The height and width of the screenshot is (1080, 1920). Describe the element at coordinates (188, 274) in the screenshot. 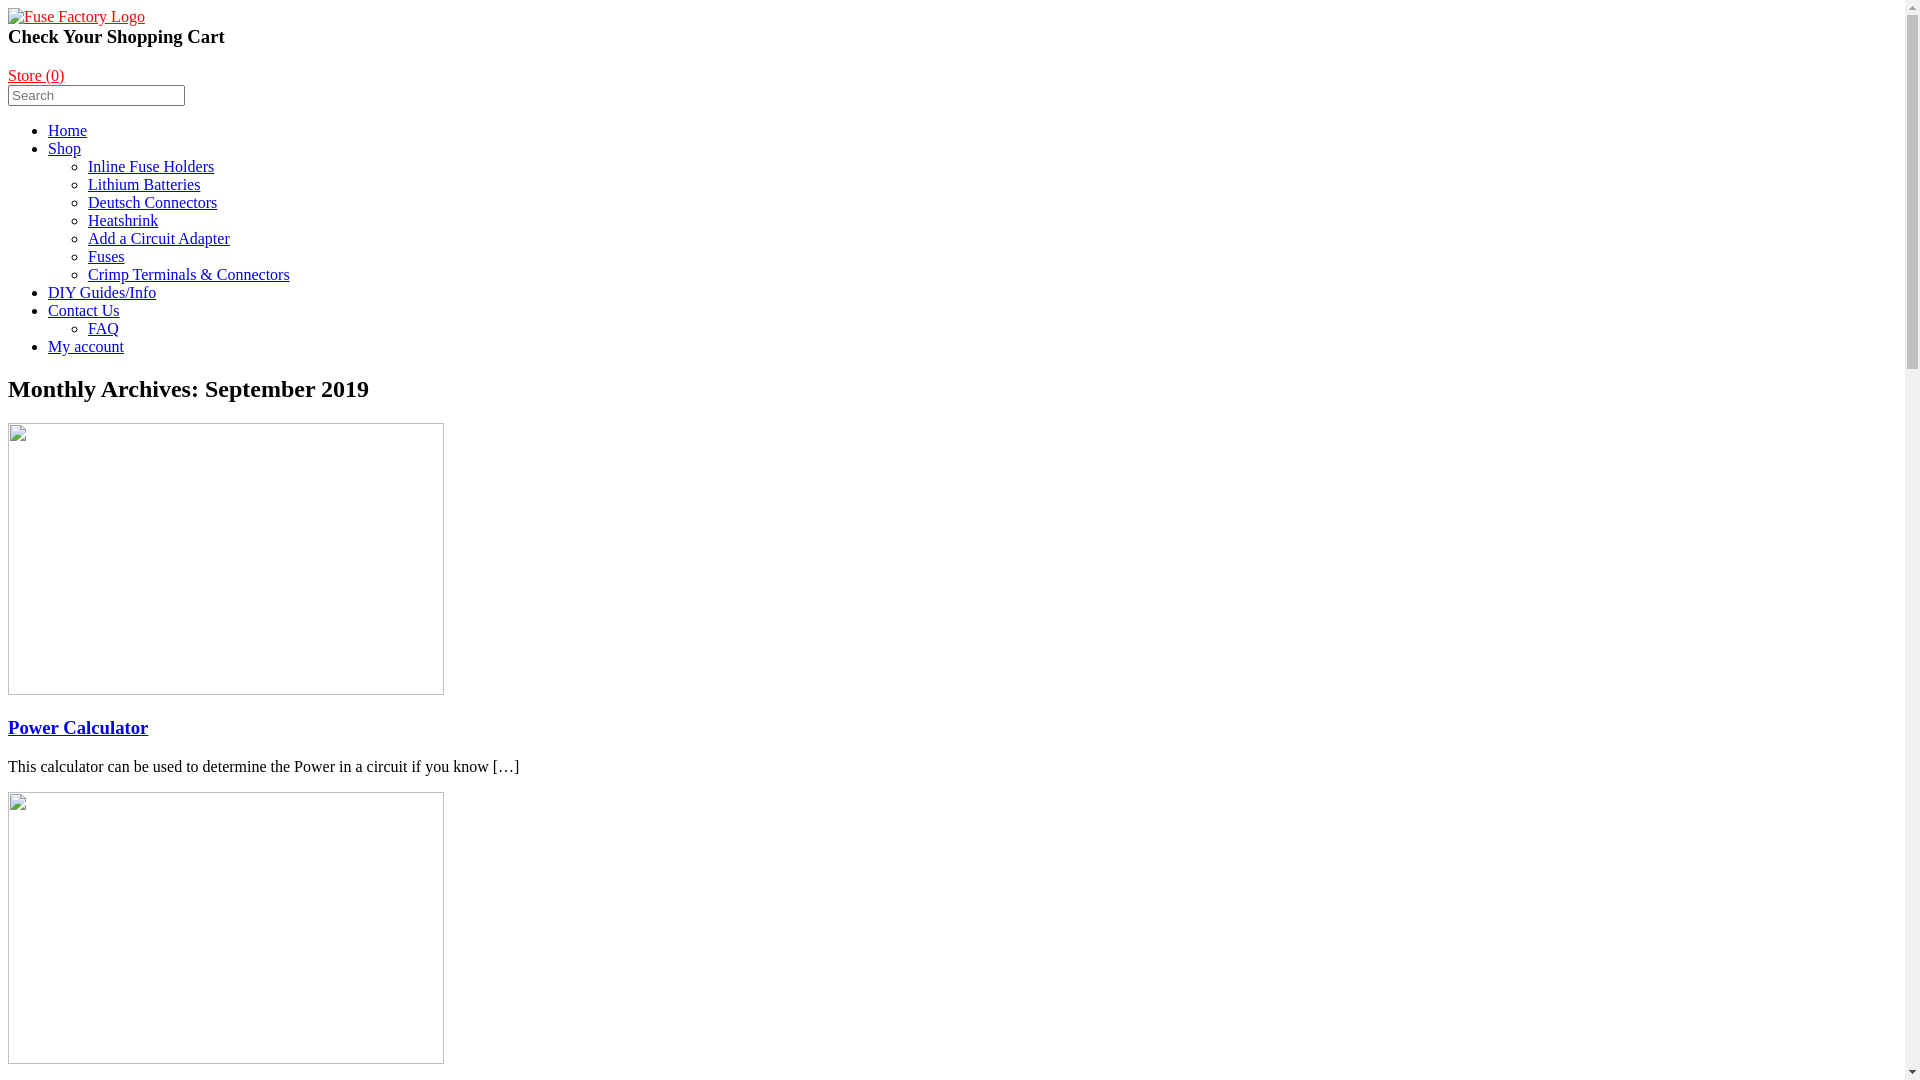

I see `'Crimp Terminals & Connectors'` at that location.